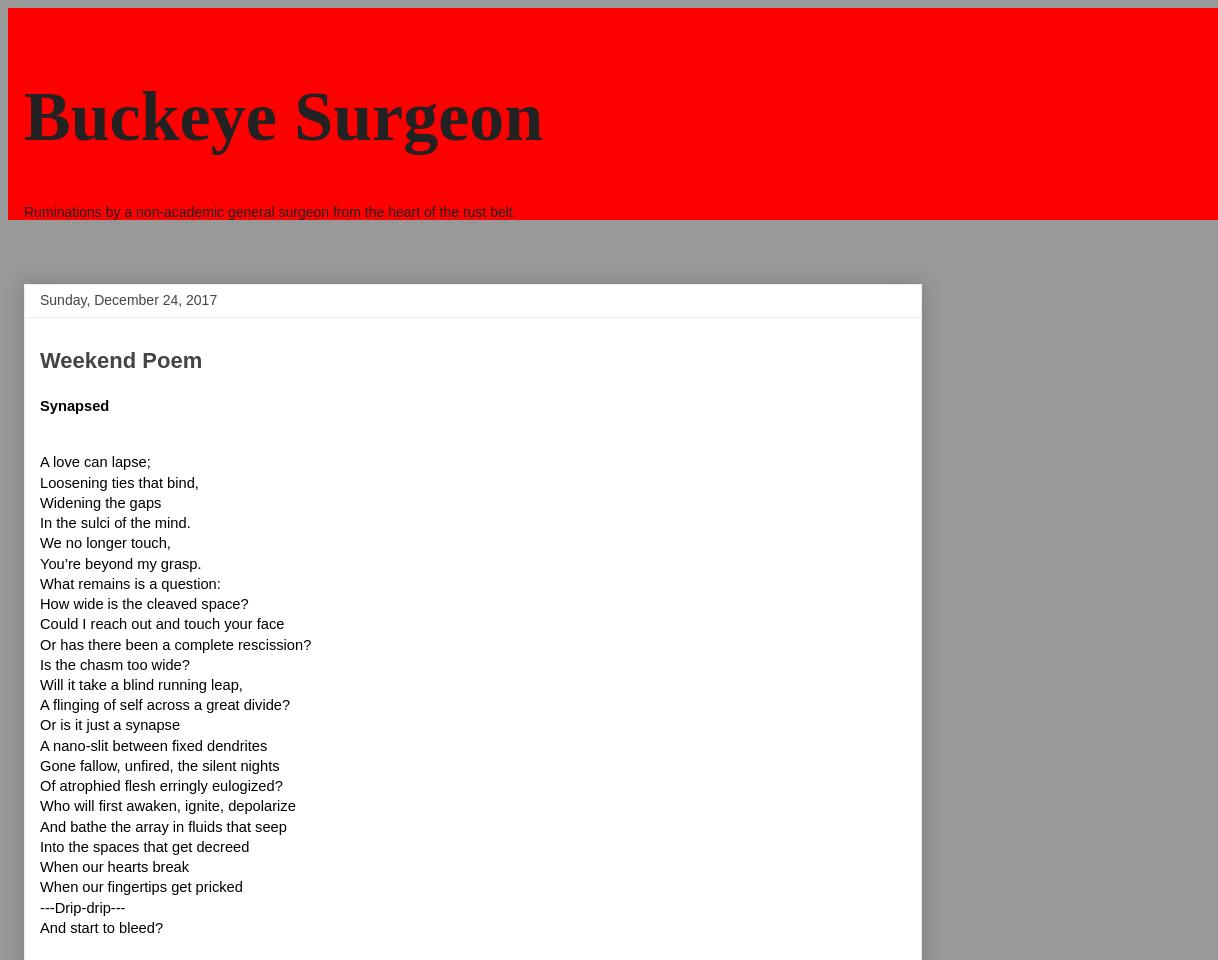 The image size is (1218, 960). I want to click on 'Who will first awaken, ignite, depolarize', so click(39, 806).